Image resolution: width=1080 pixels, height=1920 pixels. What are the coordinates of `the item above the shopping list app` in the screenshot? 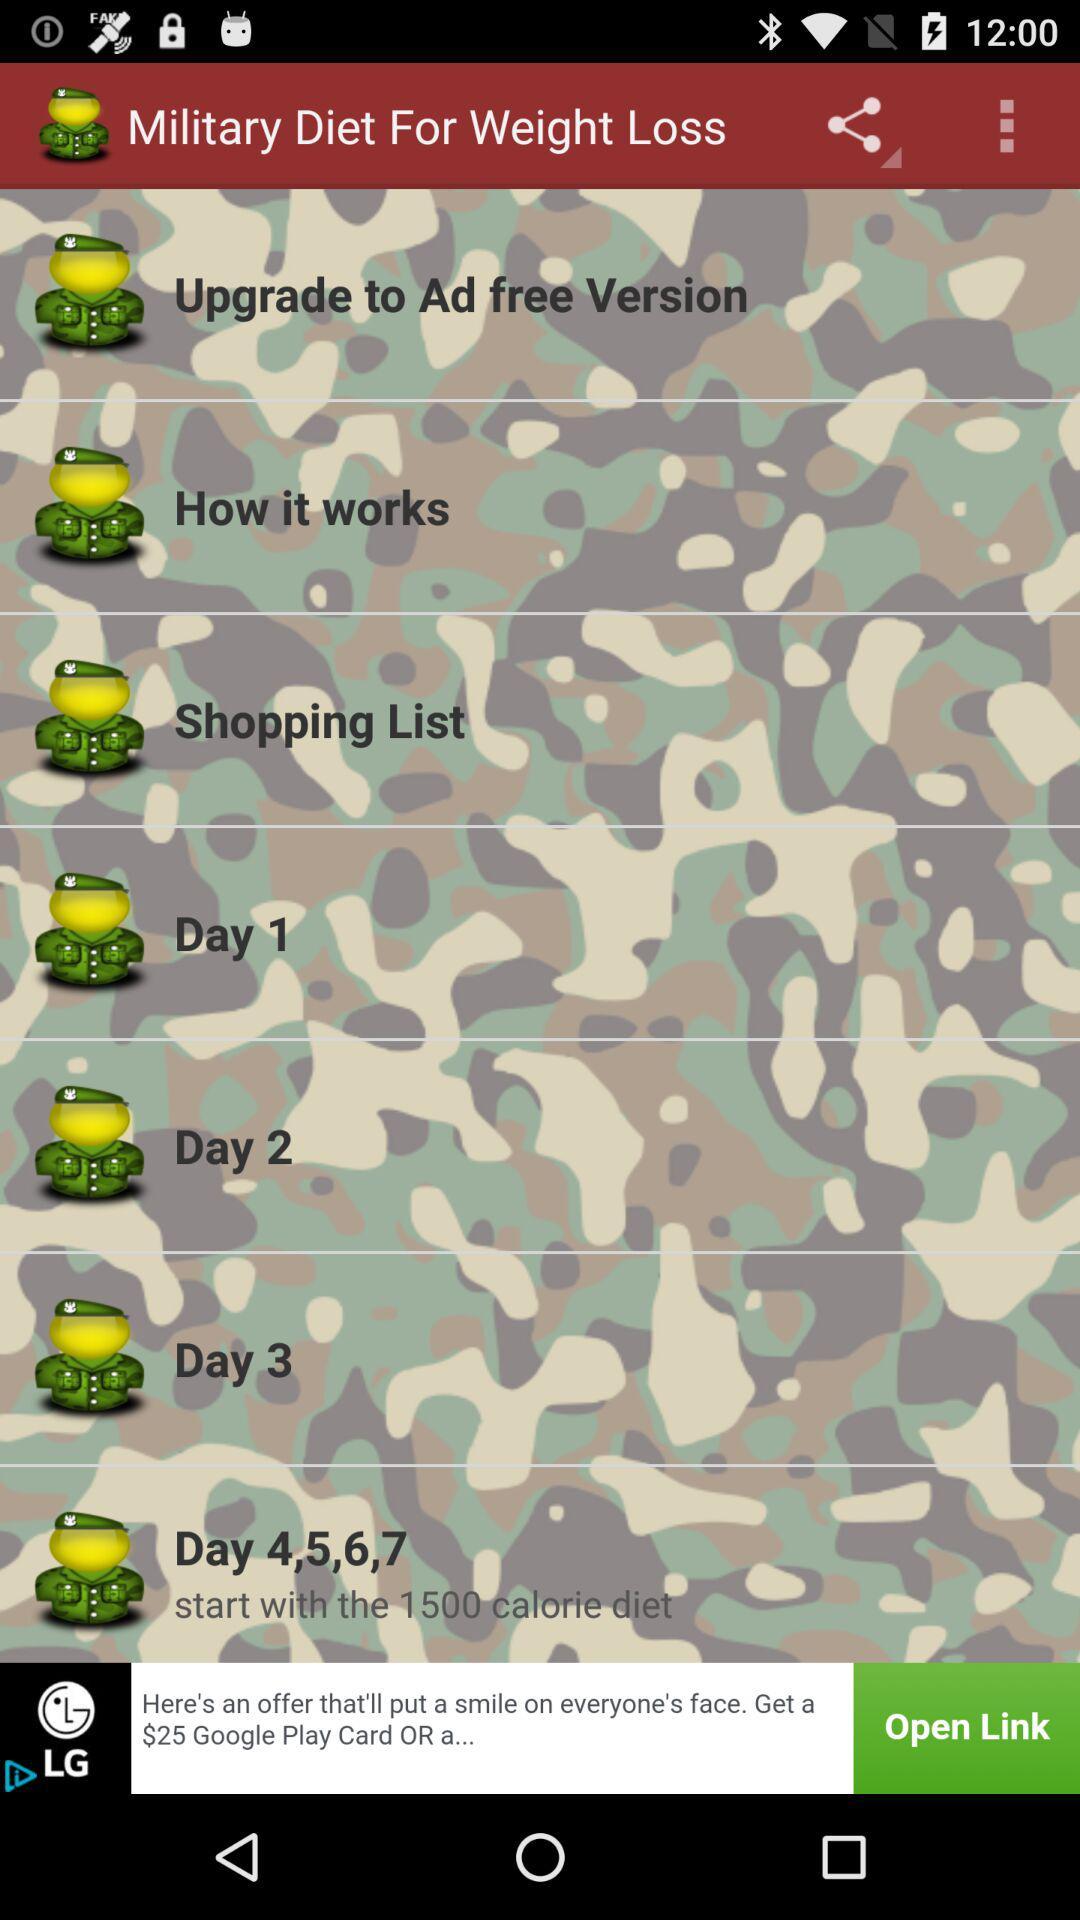 It's located at (613, 506).